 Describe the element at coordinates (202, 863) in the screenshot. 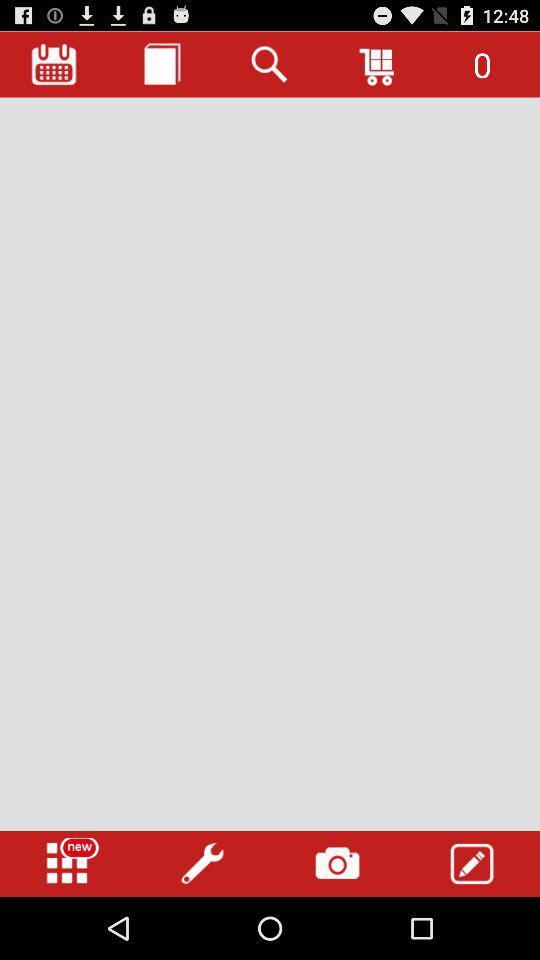

I see `settings` at that location.